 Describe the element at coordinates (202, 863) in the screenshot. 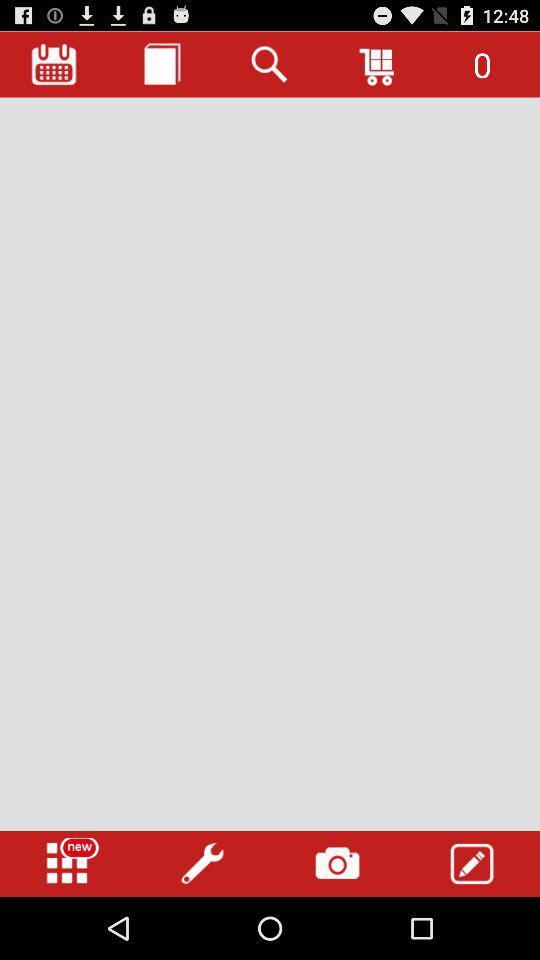

I see `settings` at that location.